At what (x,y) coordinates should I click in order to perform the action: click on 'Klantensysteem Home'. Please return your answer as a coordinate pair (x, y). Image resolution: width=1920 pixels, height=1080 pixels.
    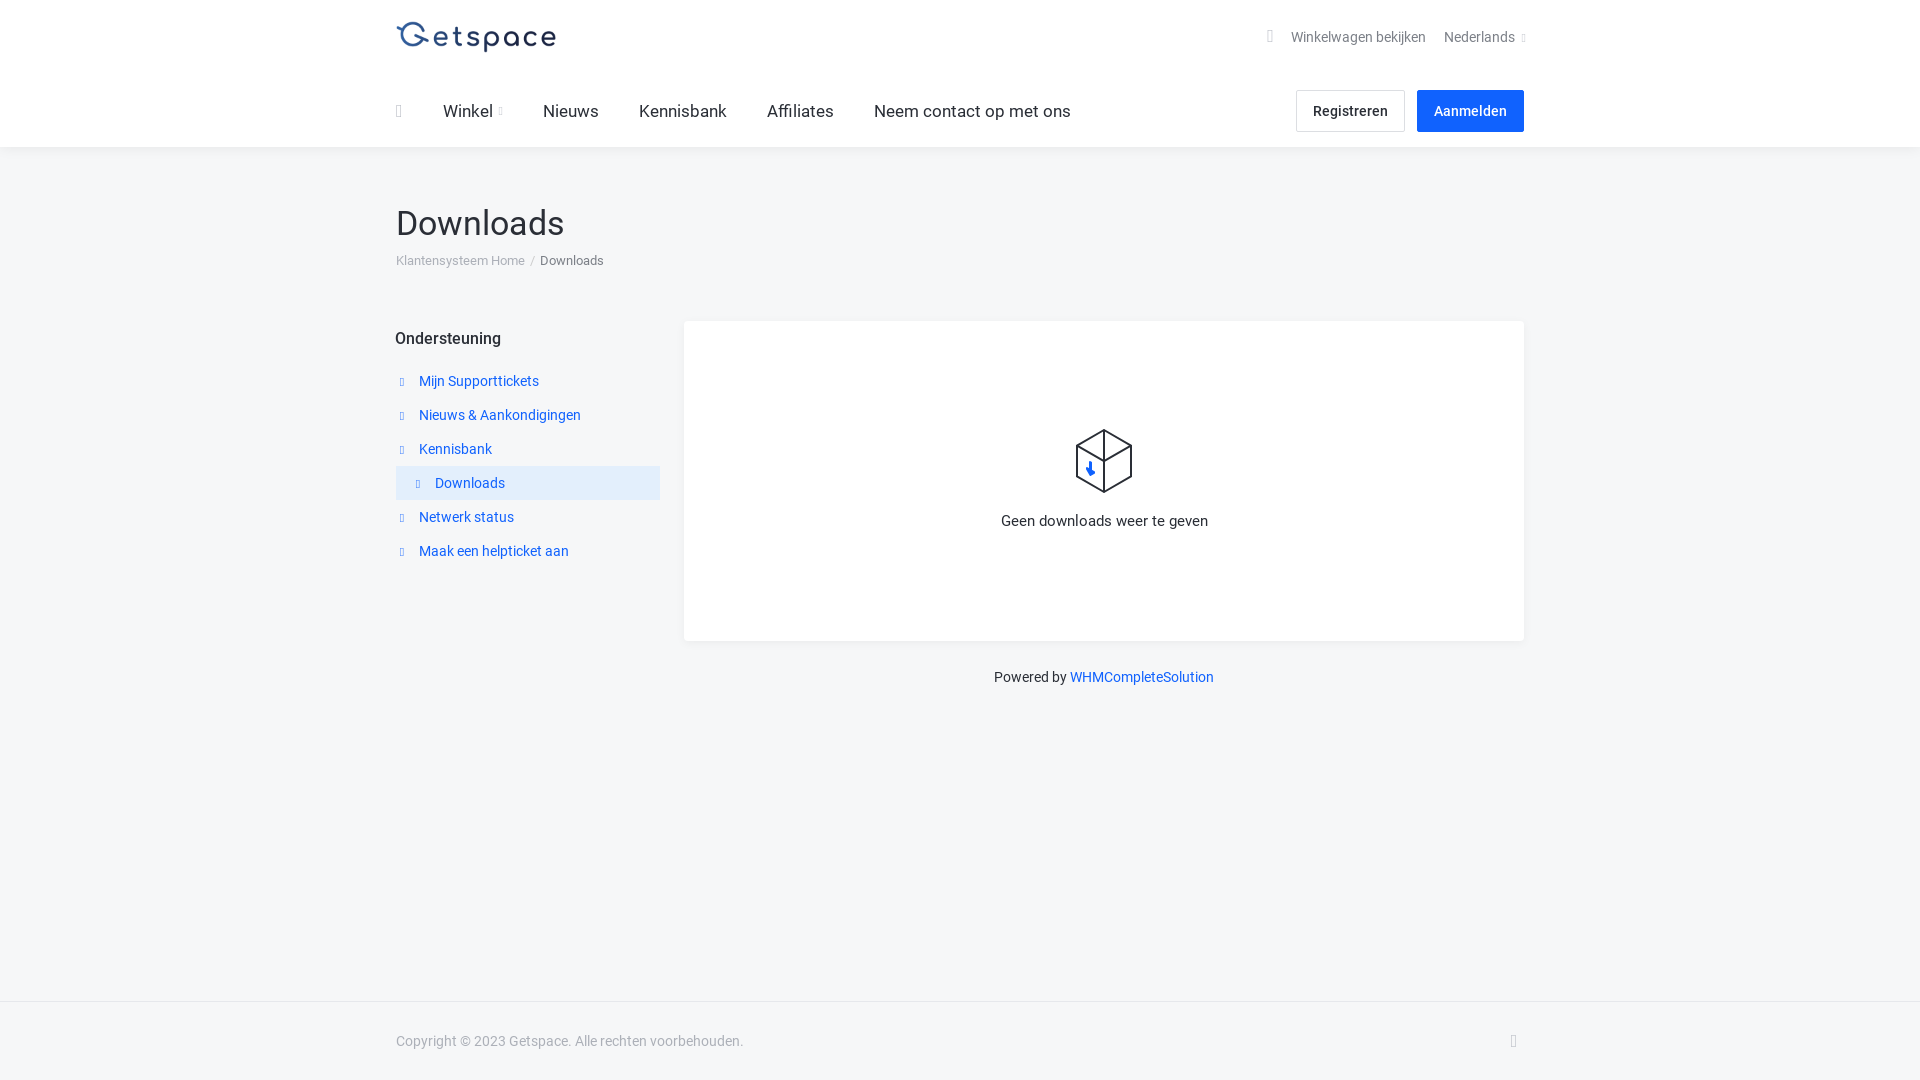
    Looking at the image, I should click on (395, 260).